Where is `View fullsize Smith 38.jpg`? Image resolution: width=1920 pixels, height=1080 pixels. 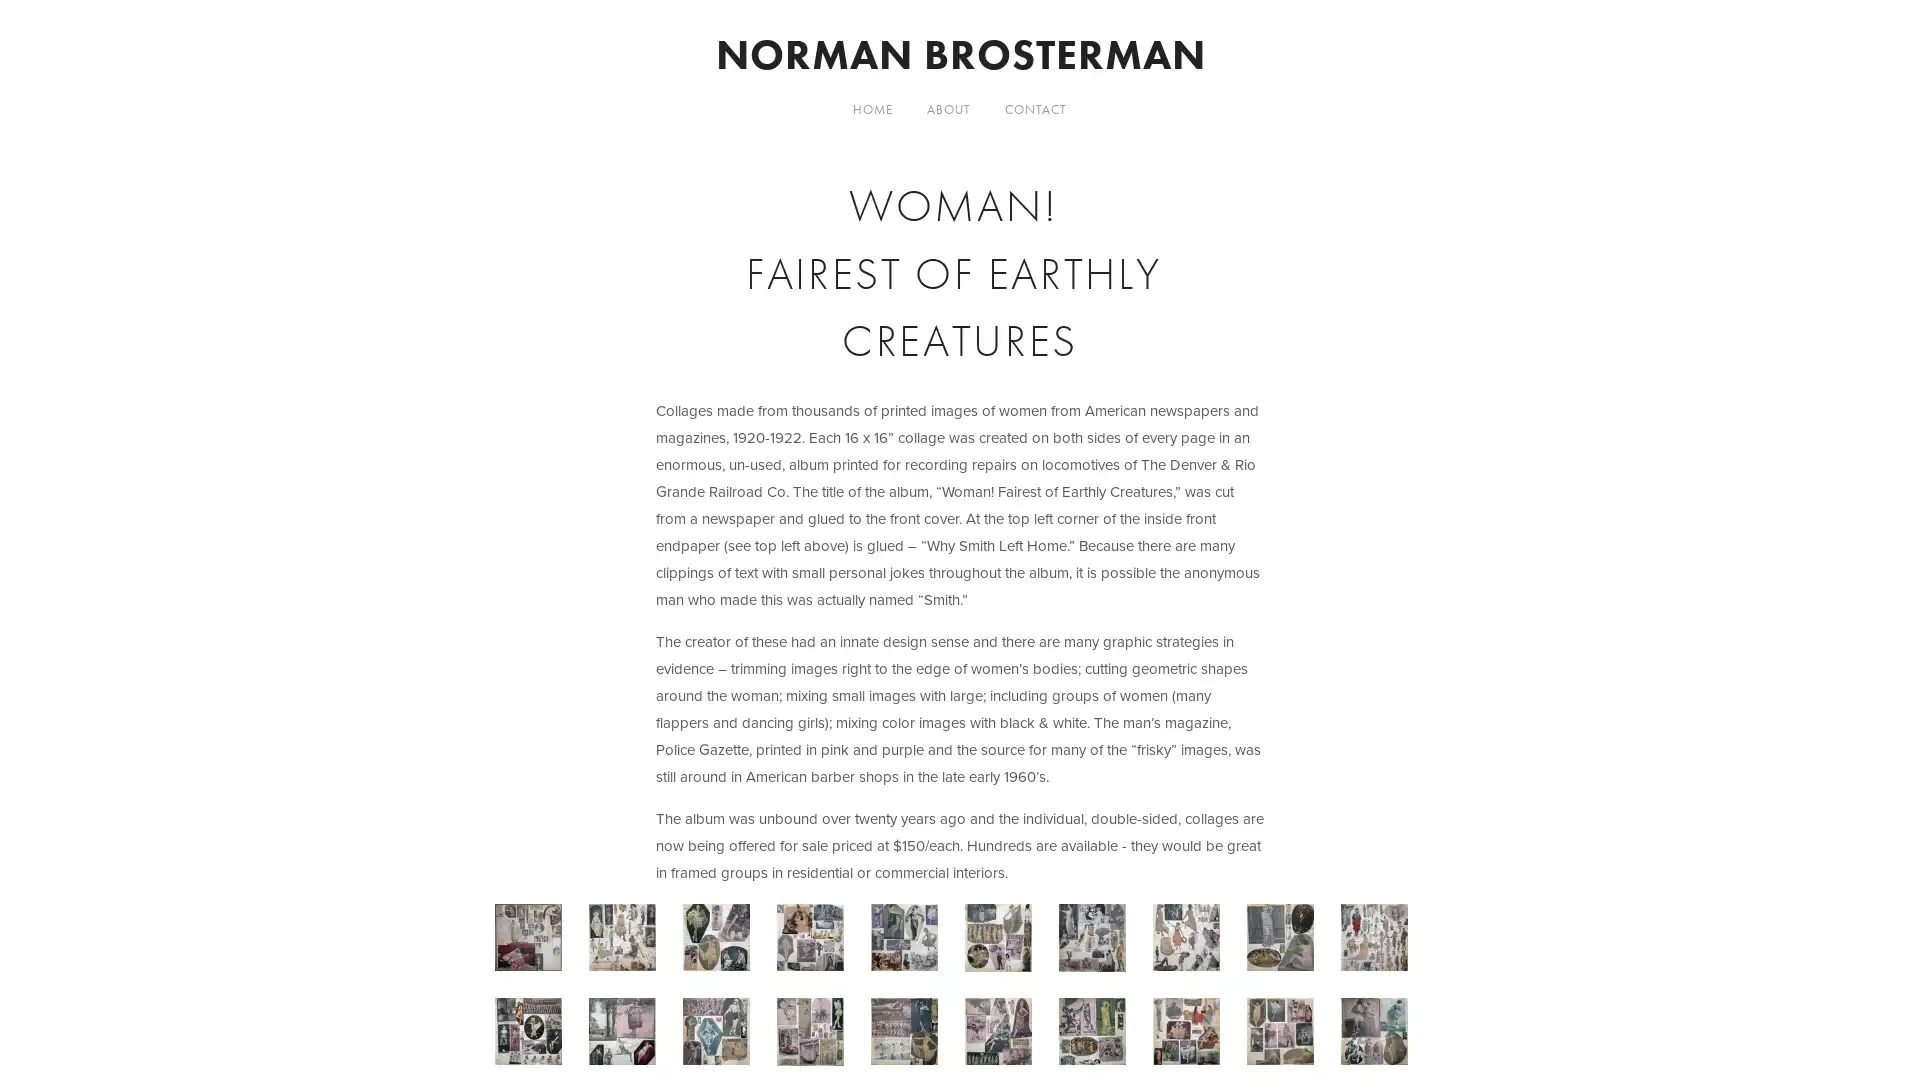 View fullsize Smith 38.jpg is located at coordinates (1195, 945).